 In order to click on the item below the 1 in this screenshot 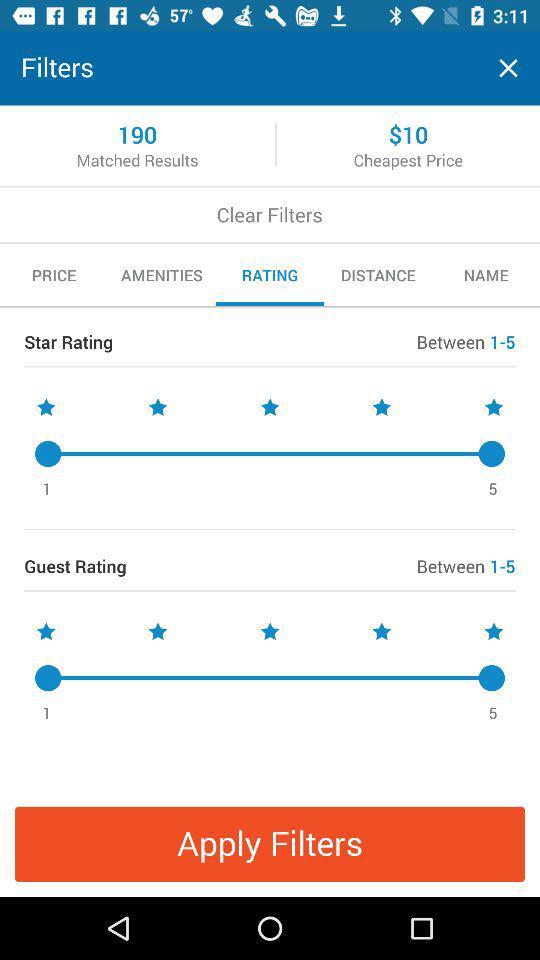, I will do `click(270, 843)`.